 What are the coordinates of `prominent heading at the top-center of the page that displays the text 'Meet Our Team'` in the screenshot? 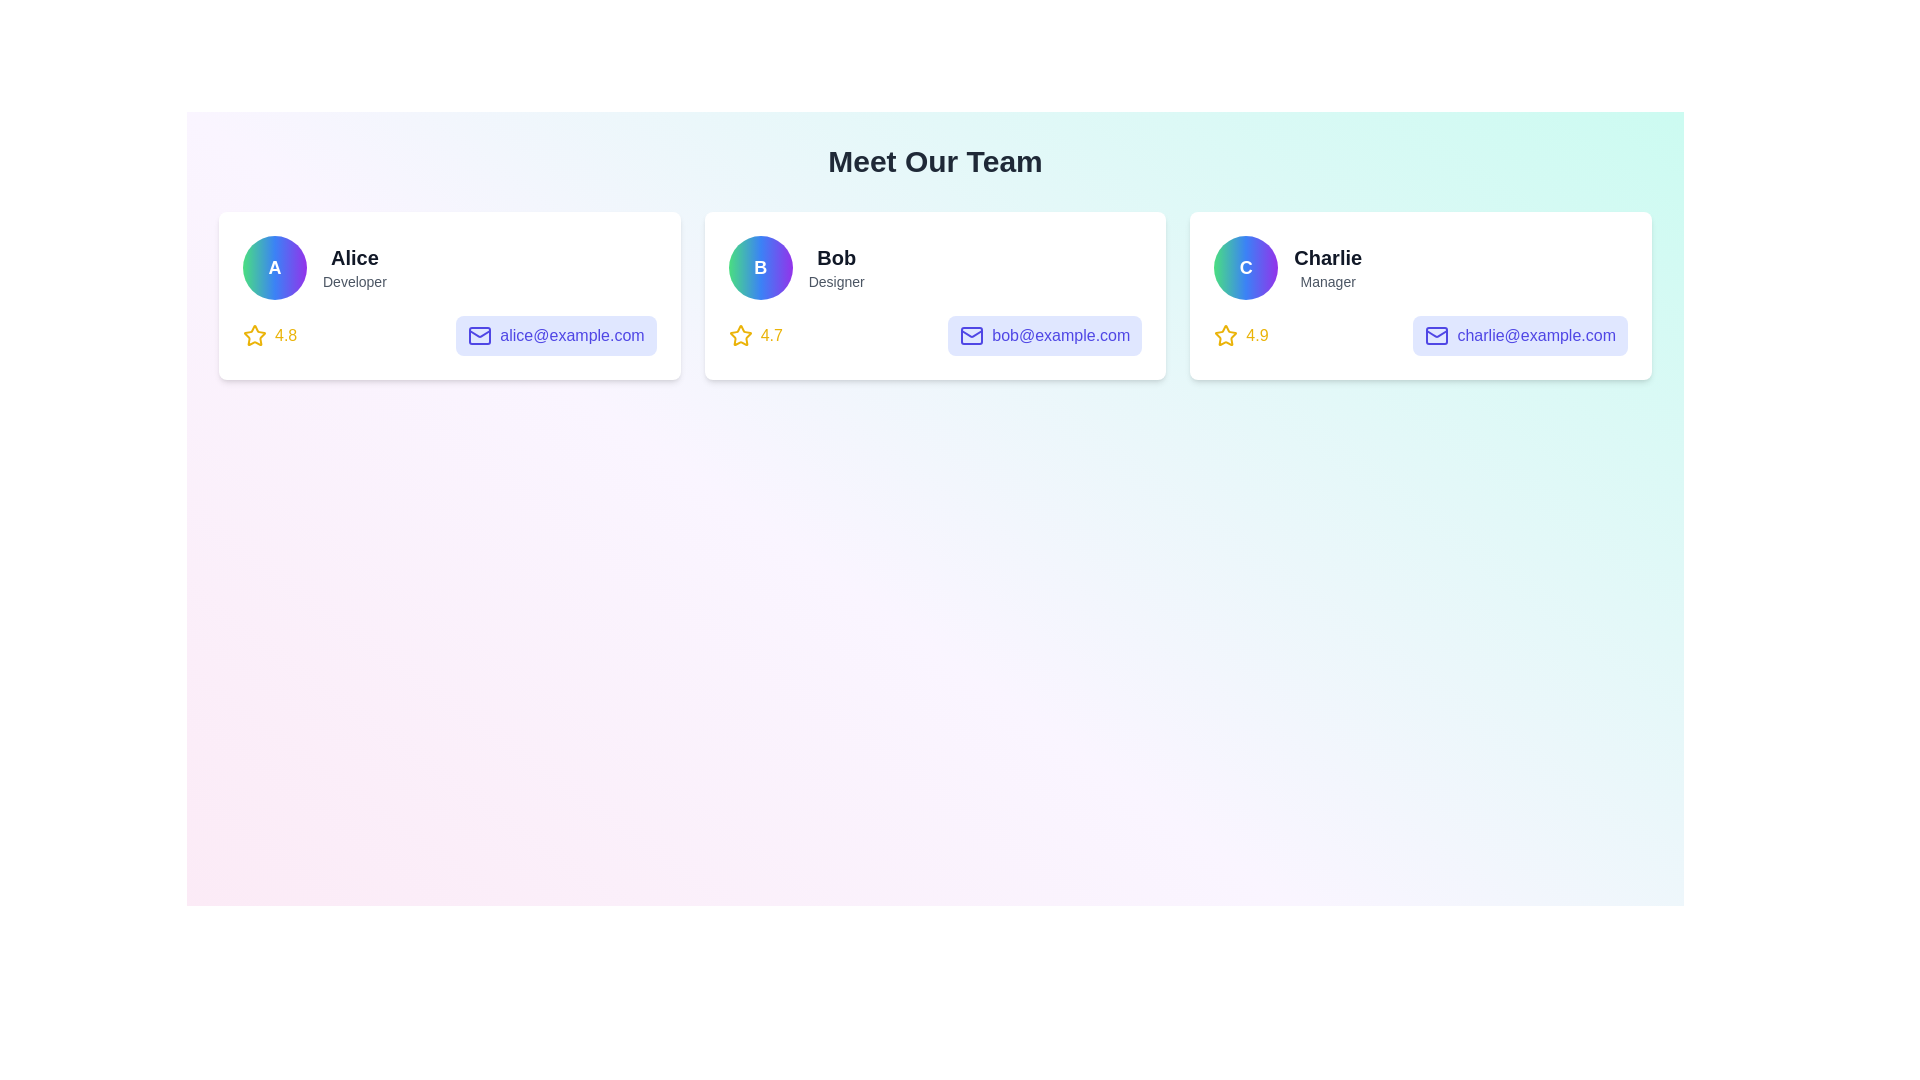 It's located at (934, 161).